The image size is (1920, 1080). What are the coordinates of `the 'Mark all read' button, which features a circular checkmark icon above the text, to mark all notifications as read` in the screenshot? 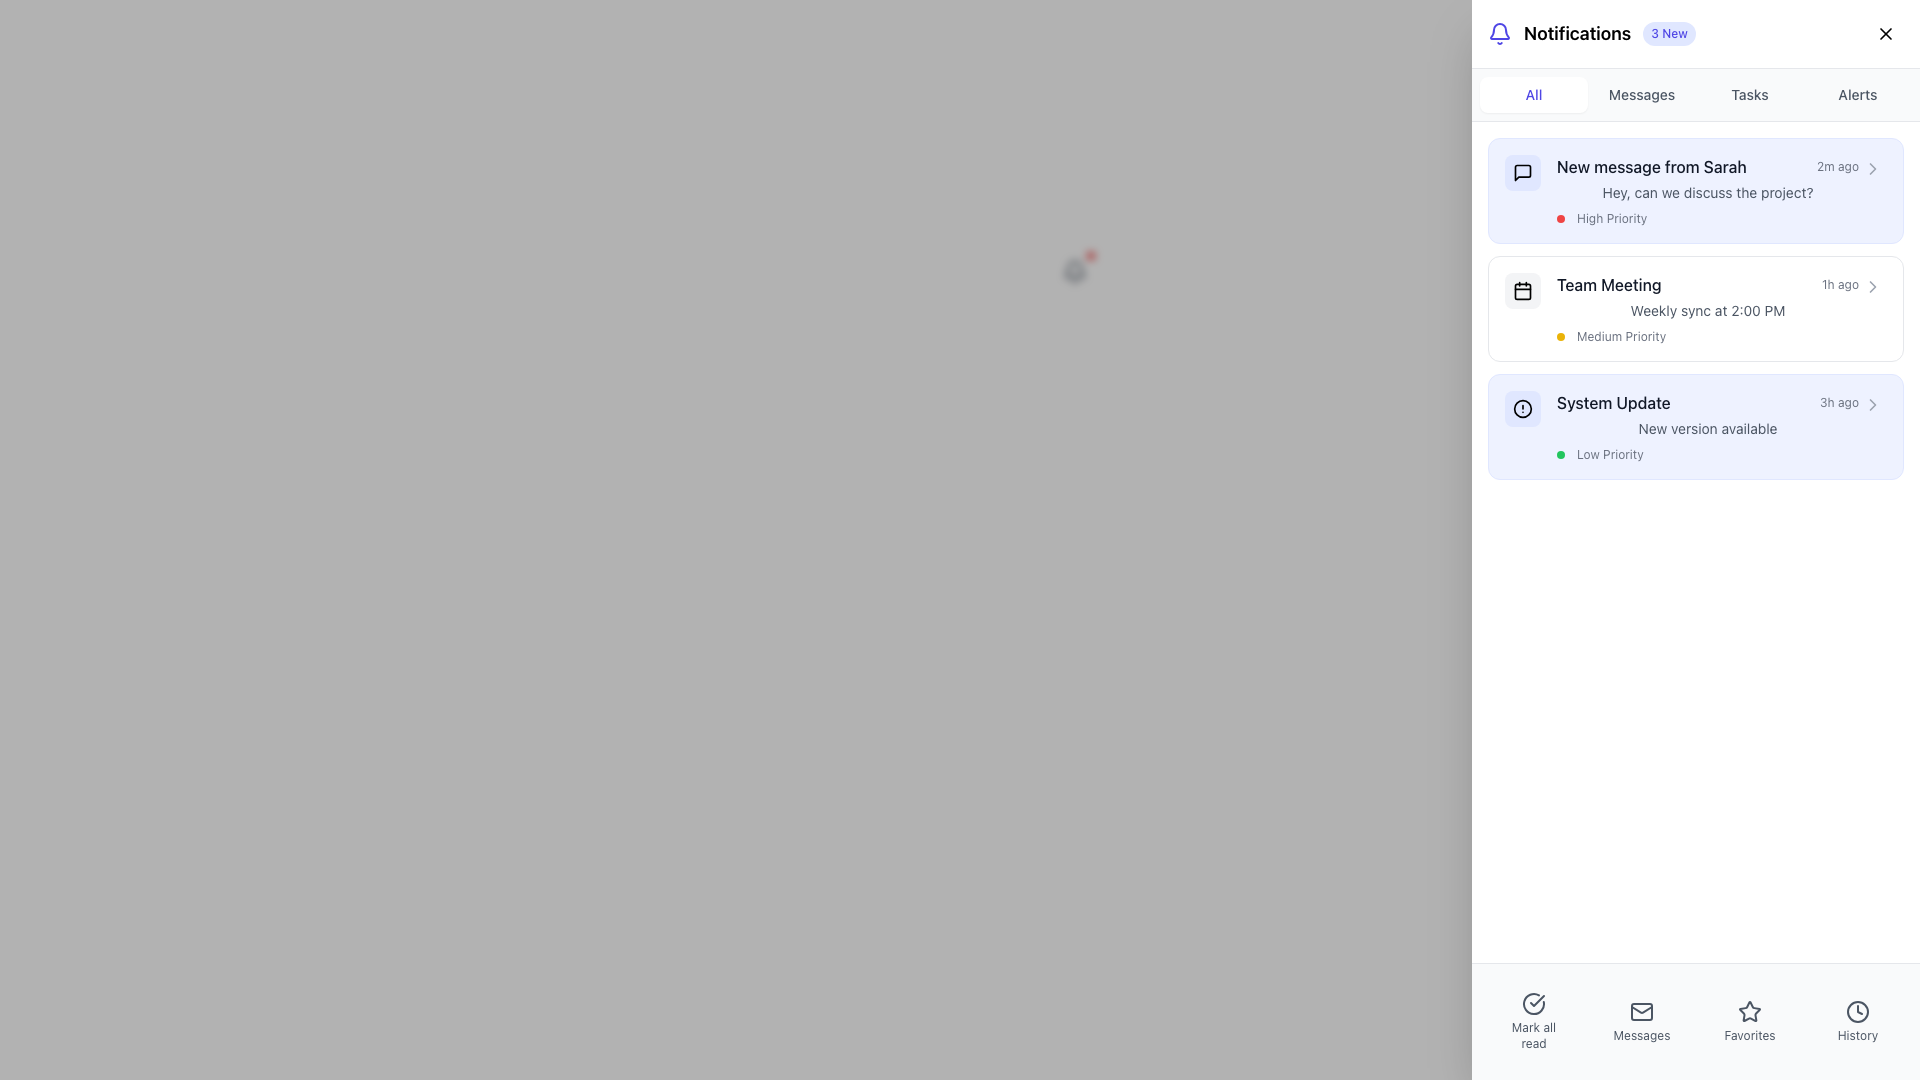 It's located at (1533, 1022).